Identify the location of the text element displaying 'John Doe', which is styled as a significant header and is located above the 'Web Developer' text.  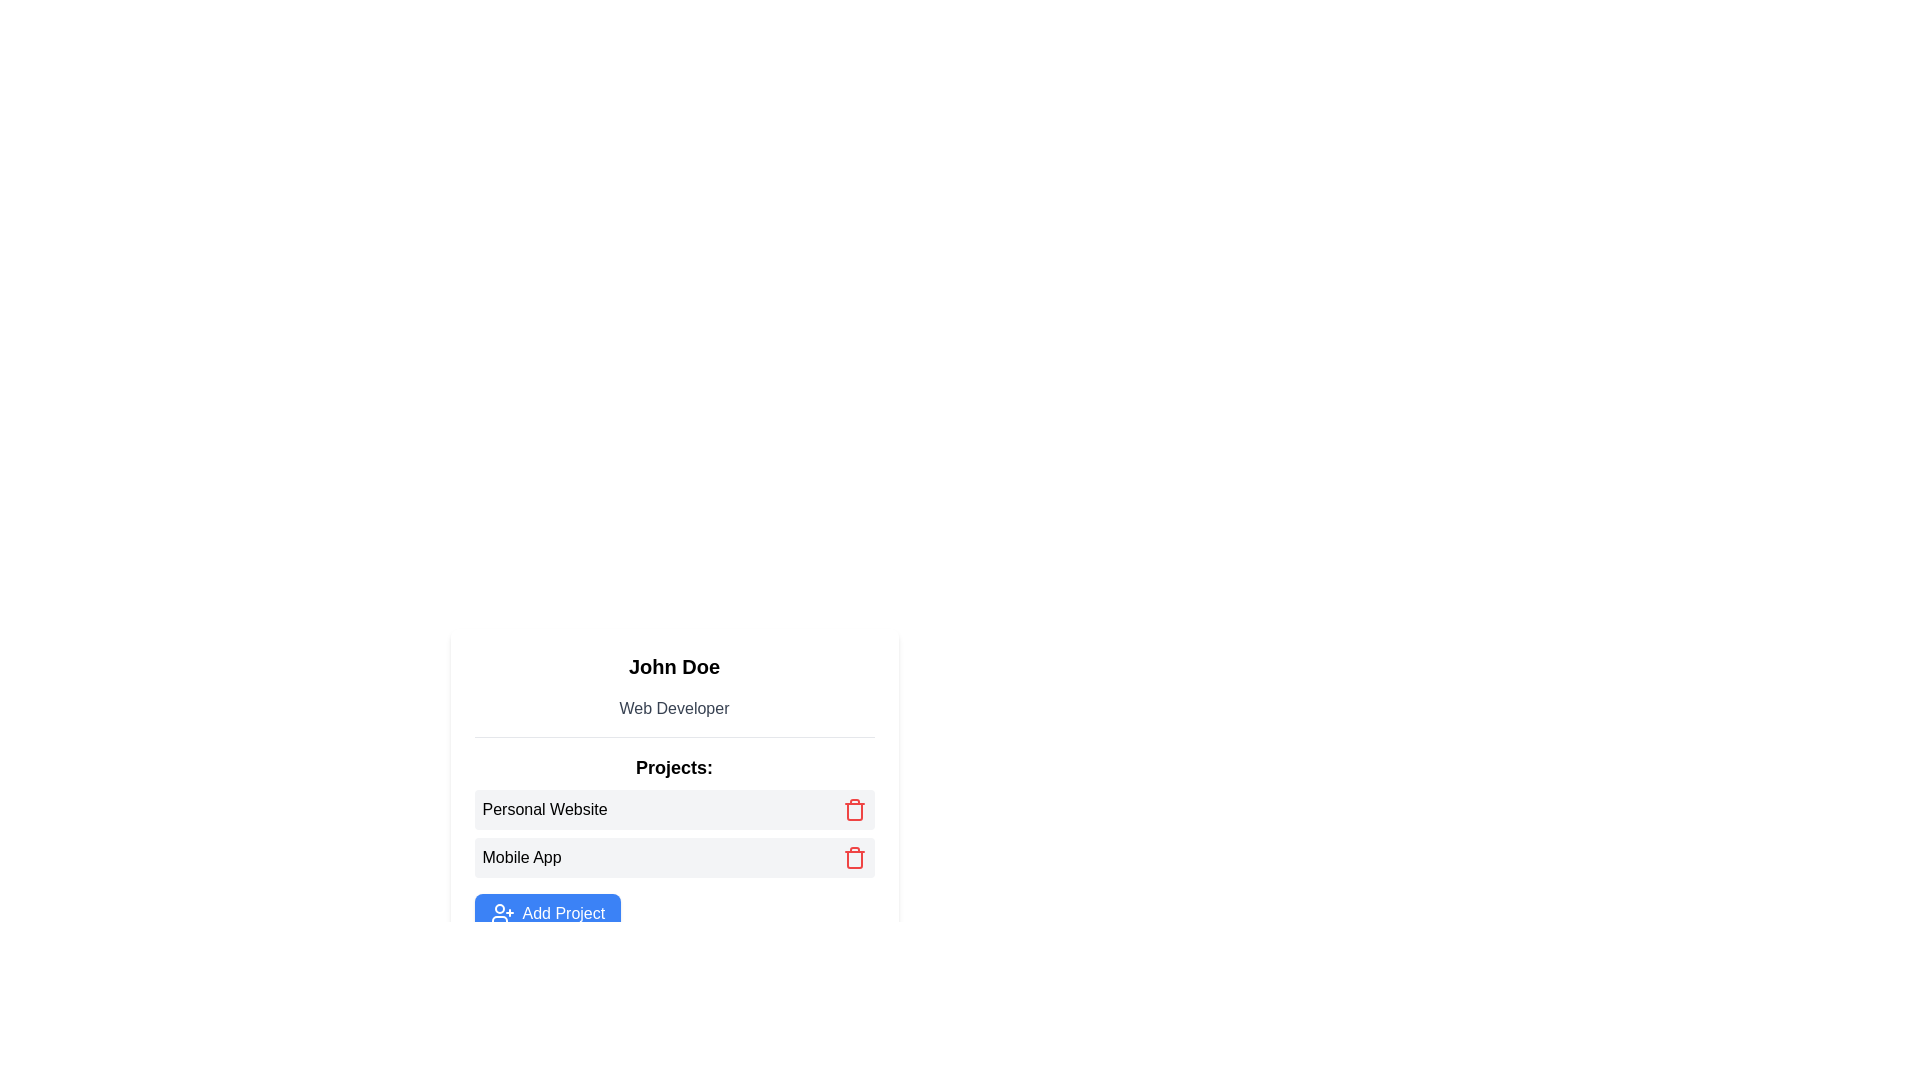
(674, 667).